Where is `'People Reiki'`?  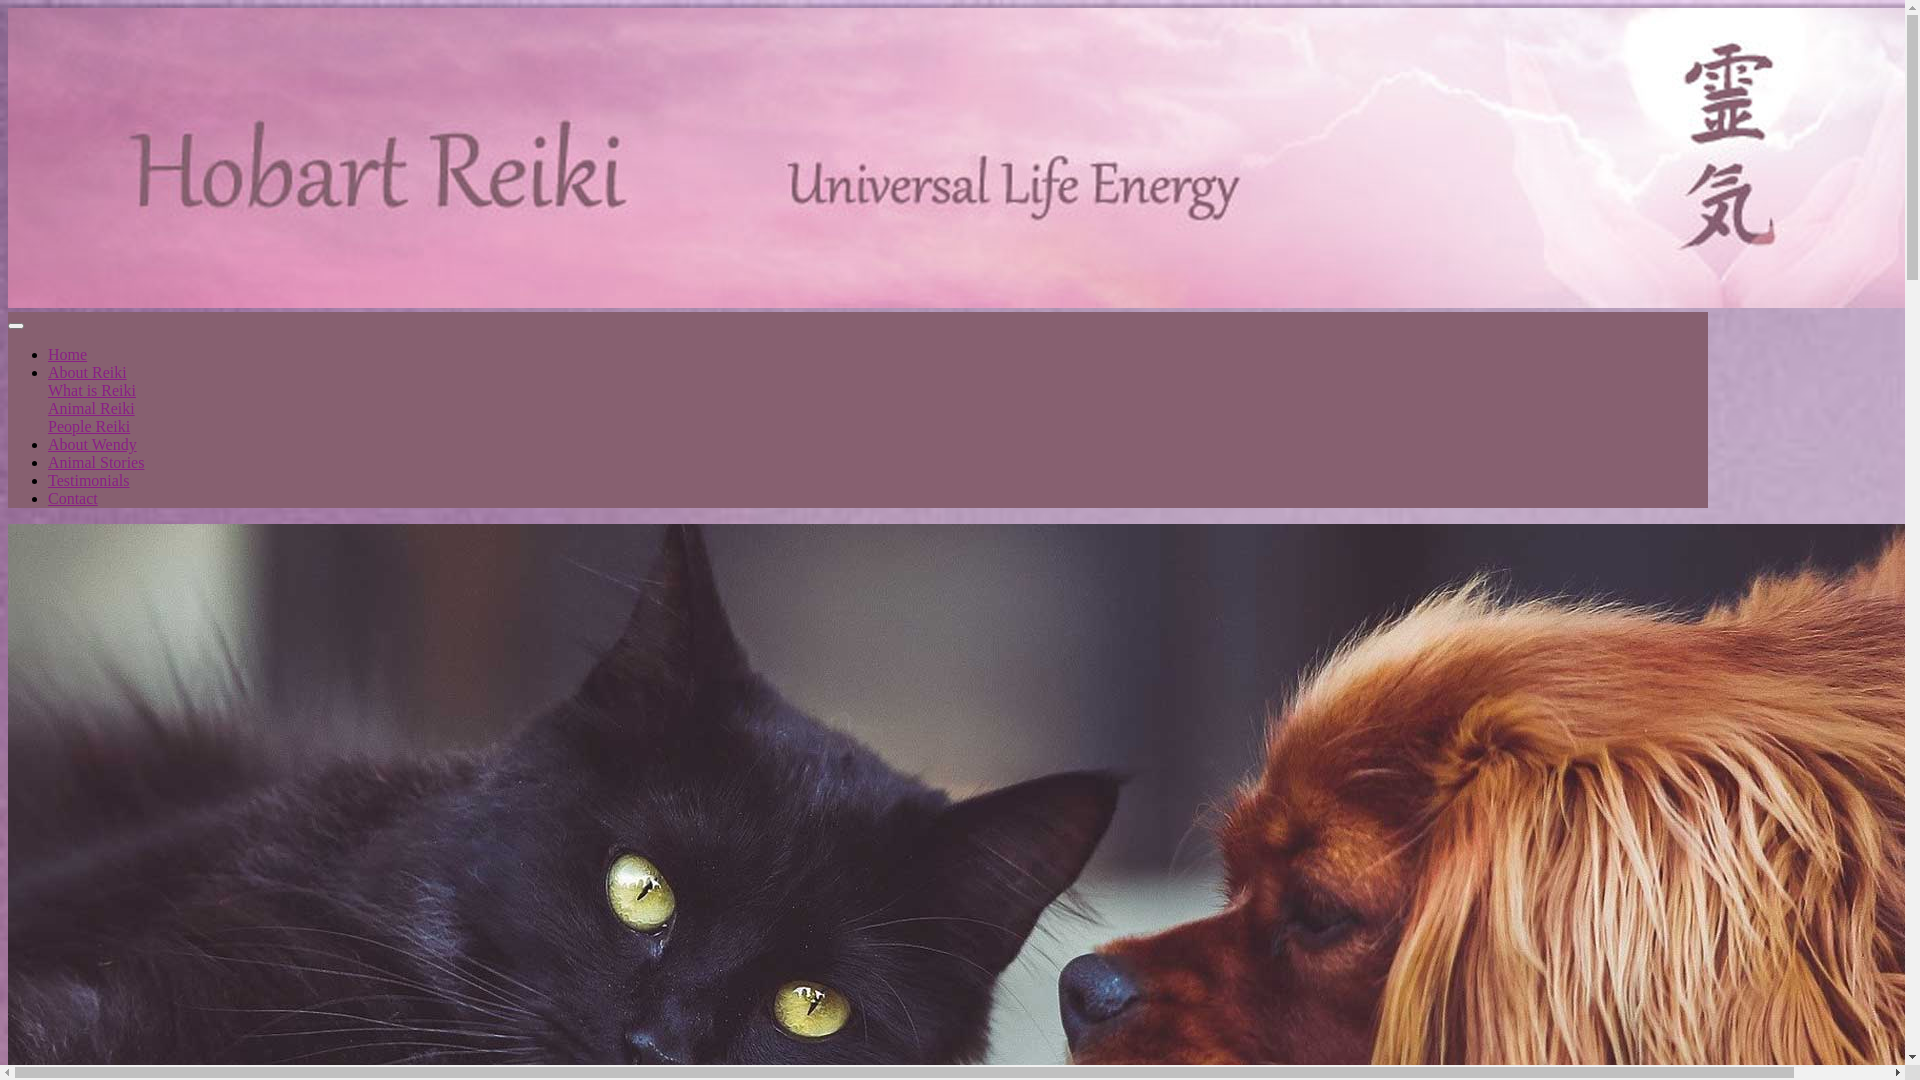
'People Reiki' is located at coordinates (88, 425).